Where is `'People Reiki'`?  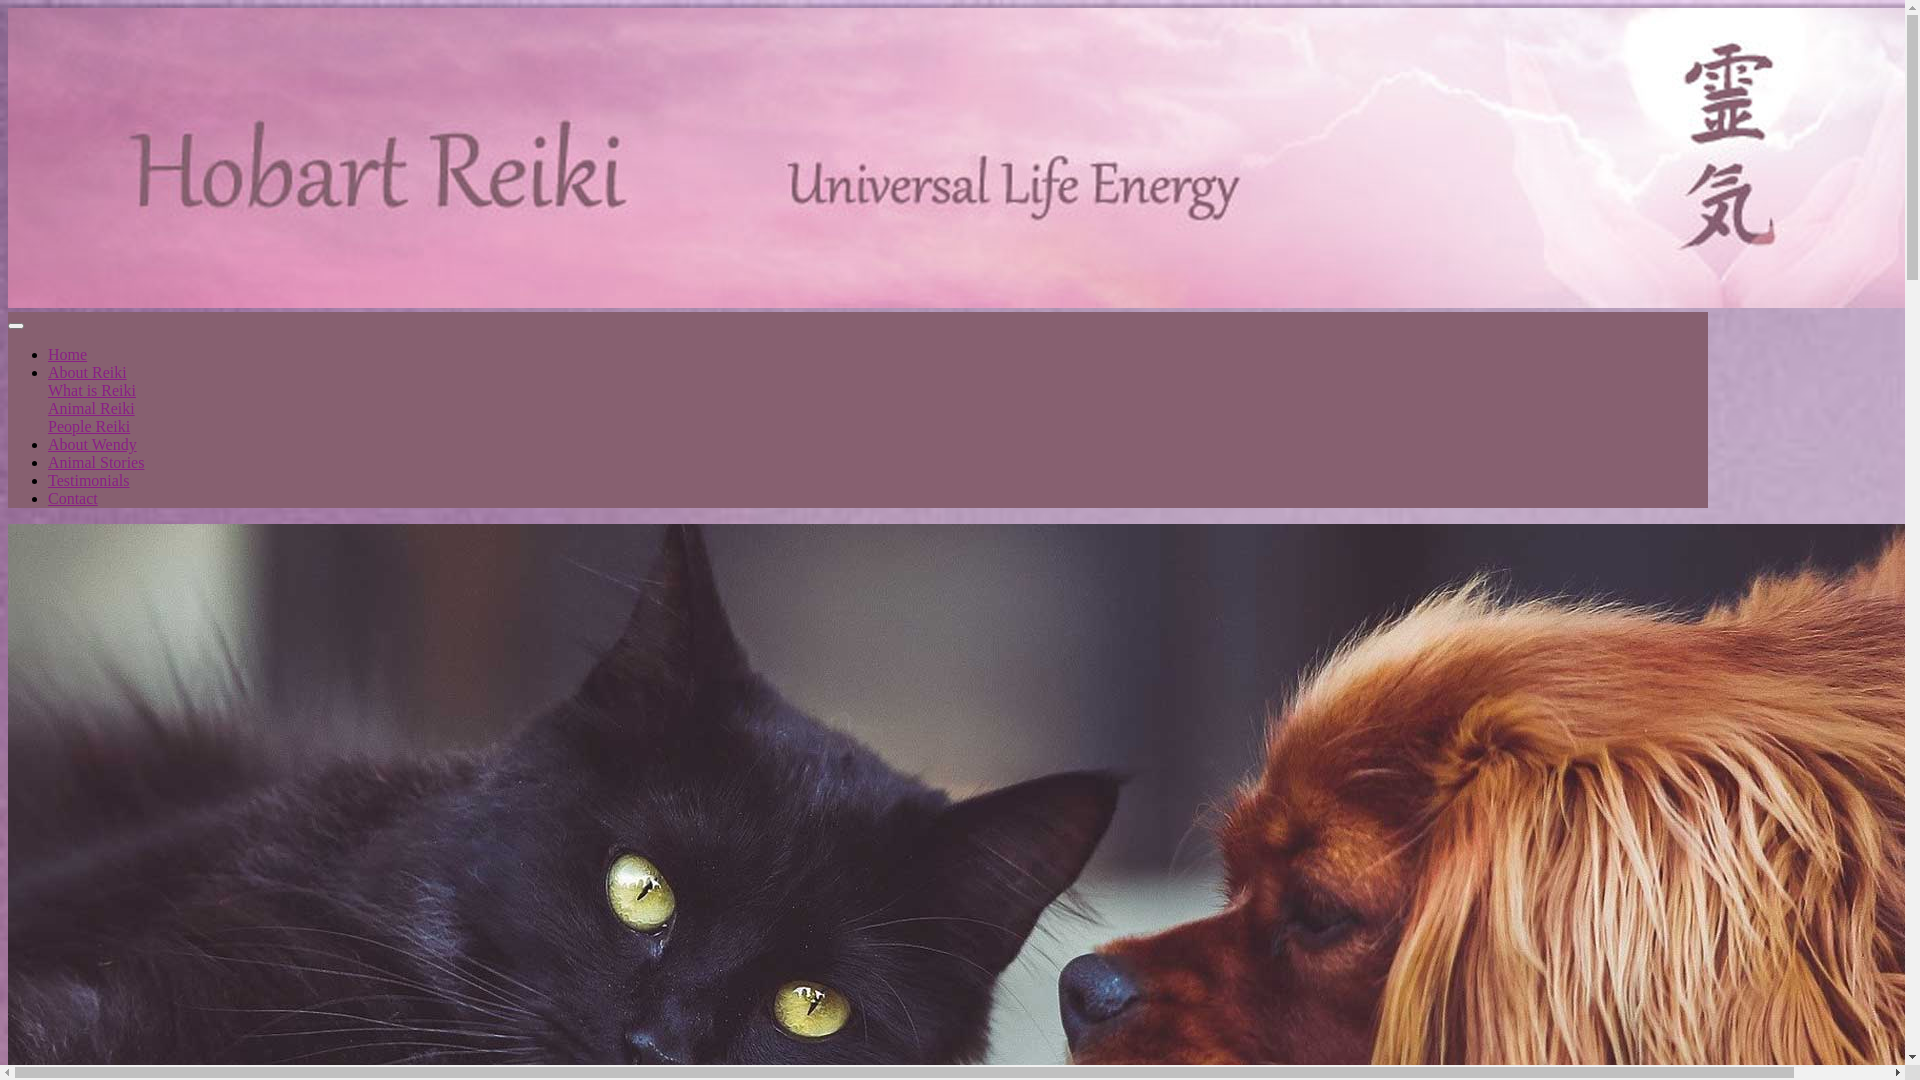
'People Reiki' is located at coordinates (88, 425).